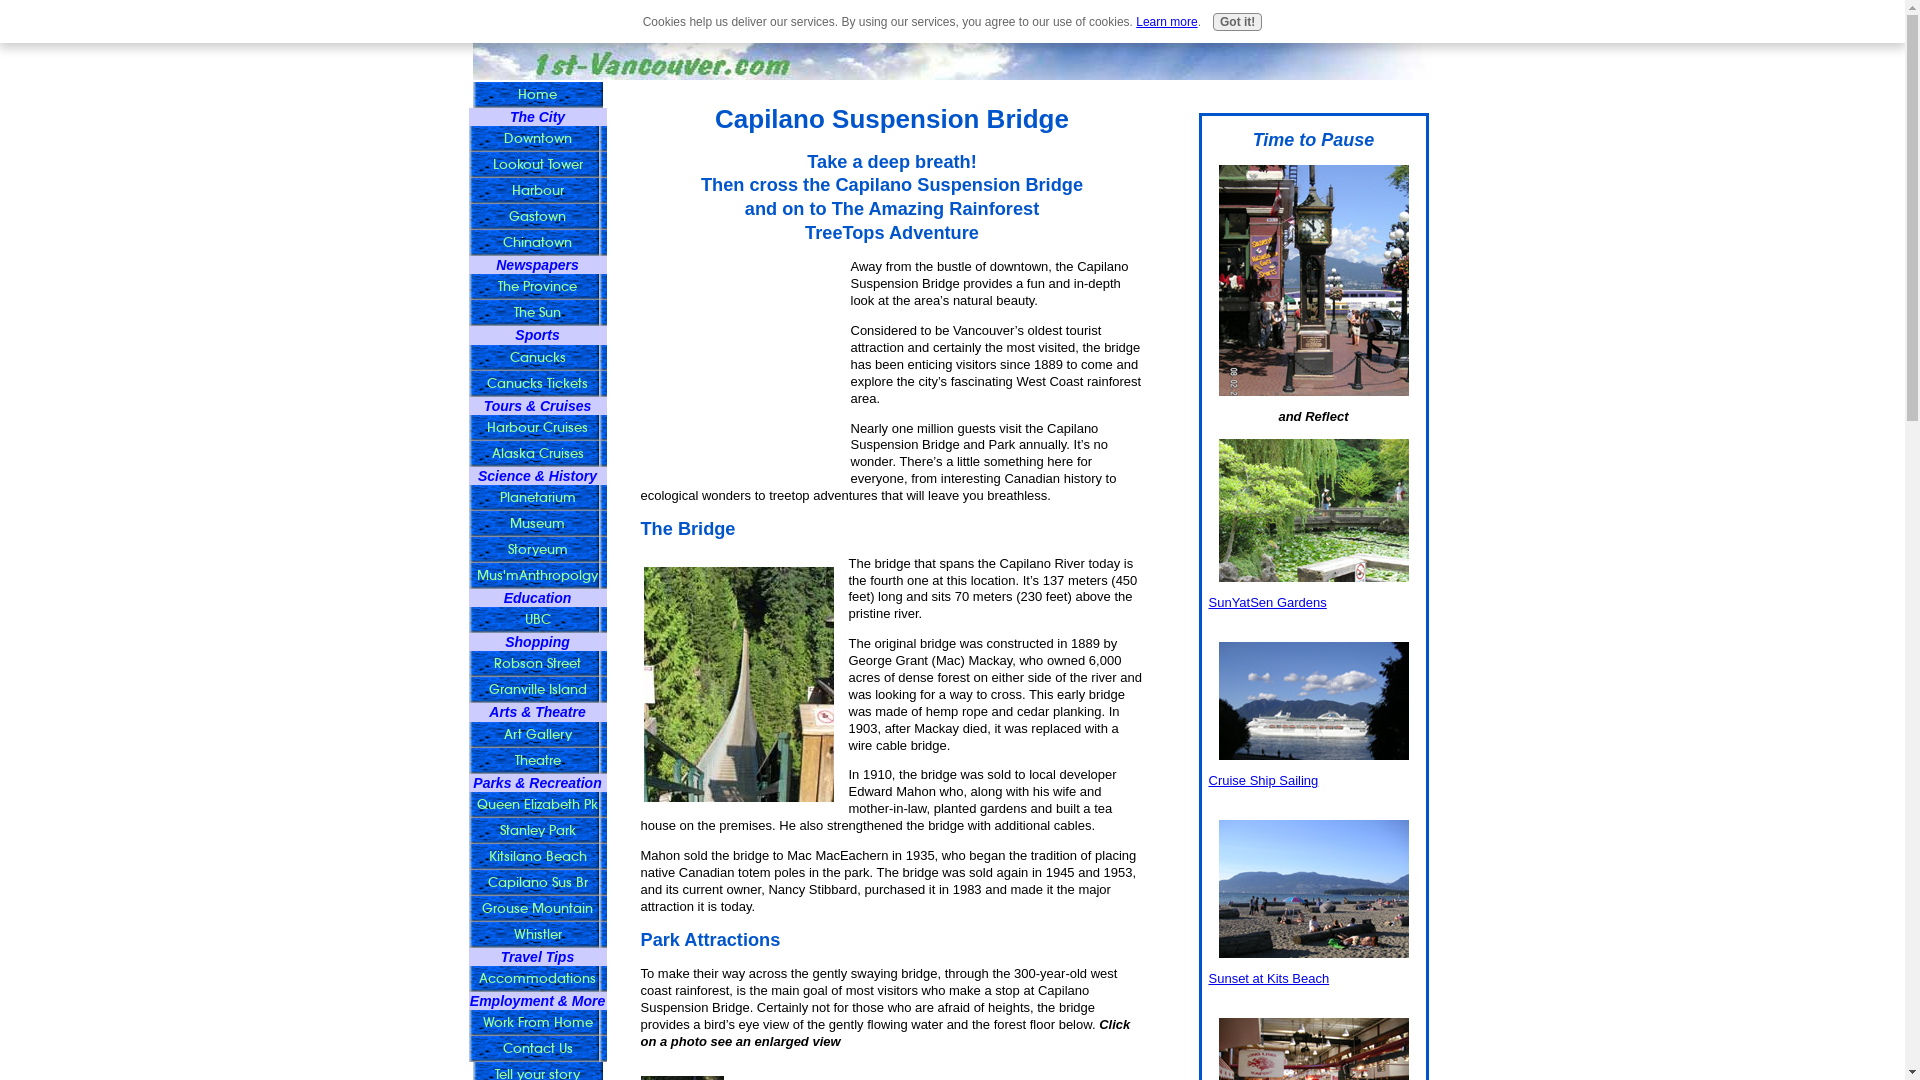  Describe the element at coordinates (537, 855) in the screenshot. I see `'Kitsilano Beach'` at that location.